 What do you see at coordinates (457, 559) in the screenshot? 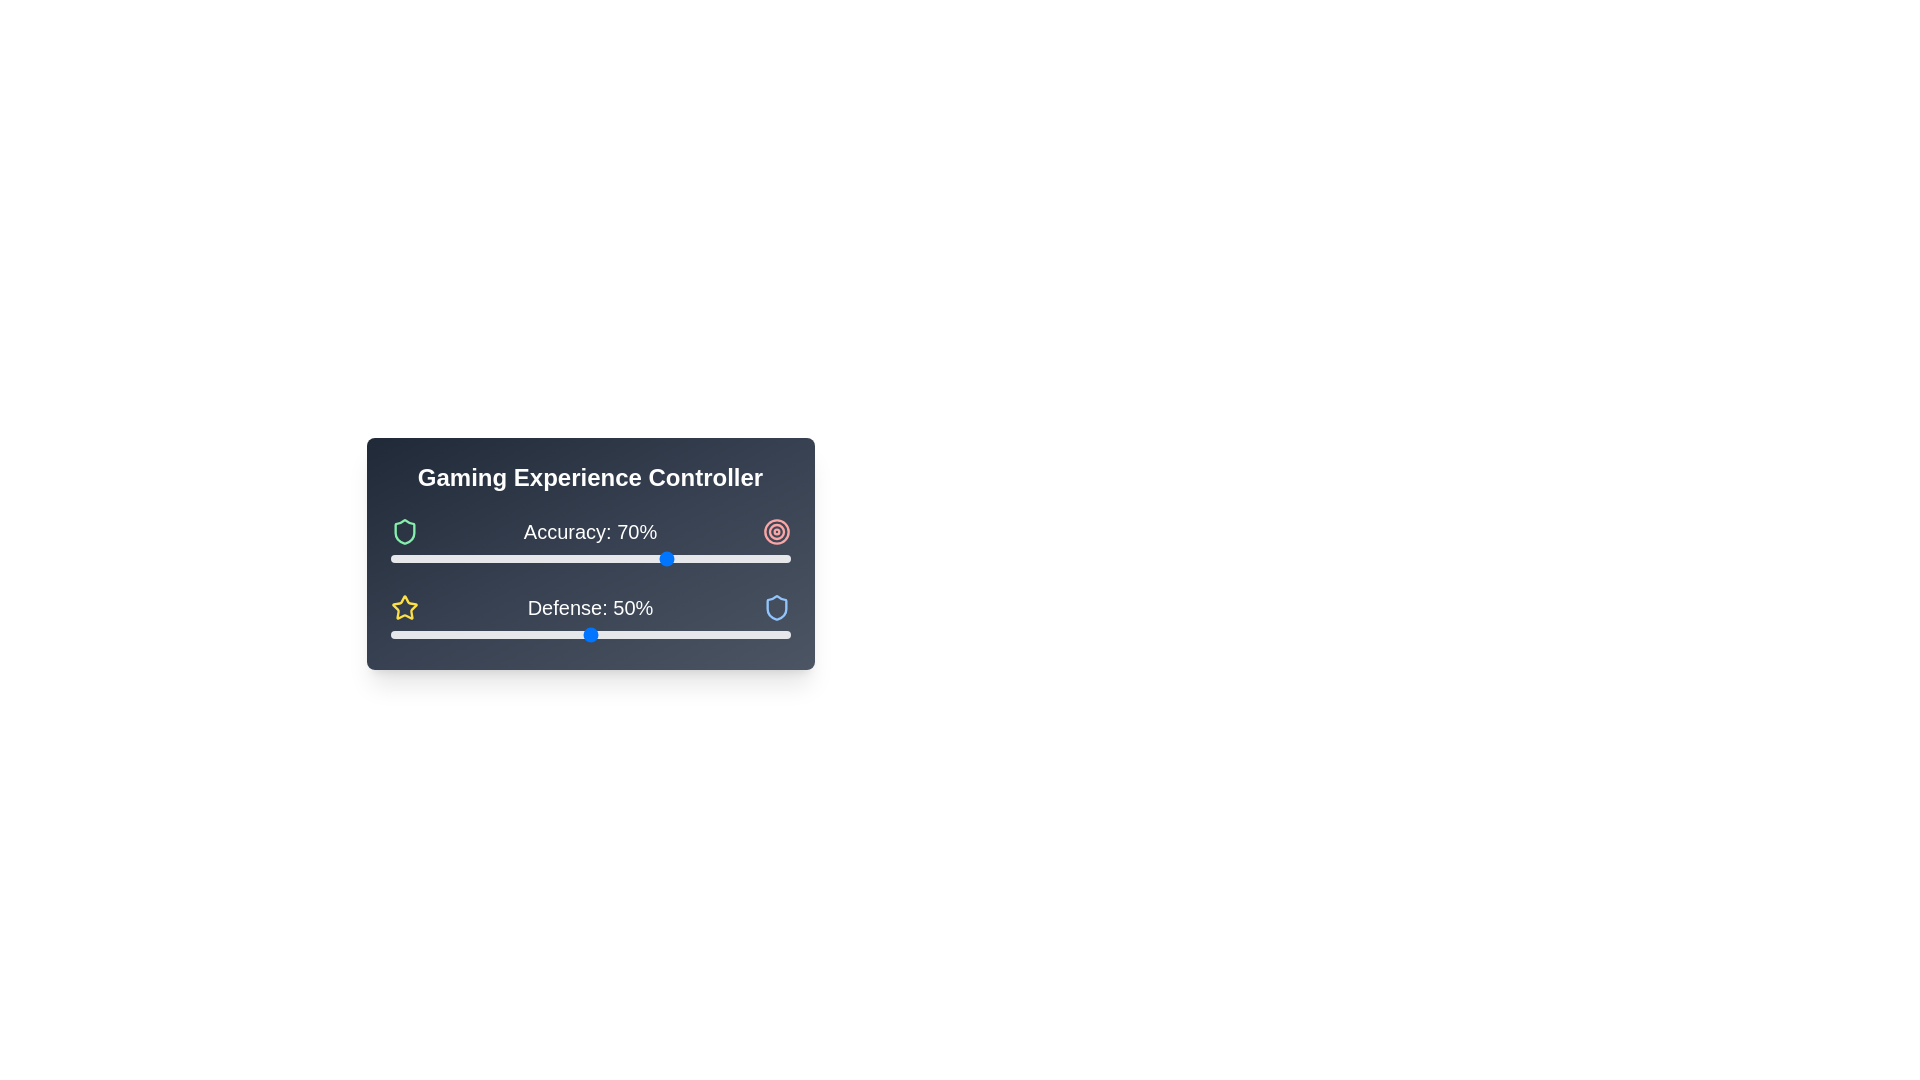
I see `the 'Accuracy' slider to set its value to 17%` at bounding box center [457, 559].